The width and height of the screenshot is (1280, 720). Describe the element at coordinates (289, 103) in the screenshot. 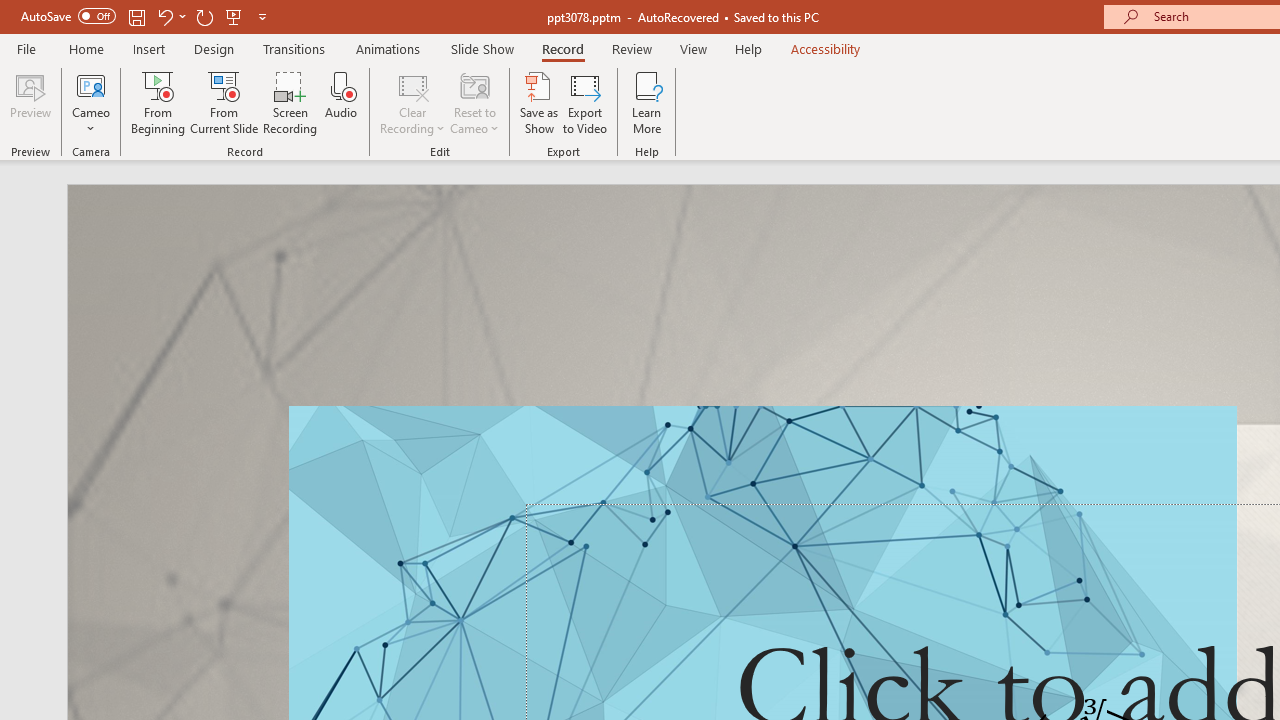

I see `'Screen Recording'` at that location.